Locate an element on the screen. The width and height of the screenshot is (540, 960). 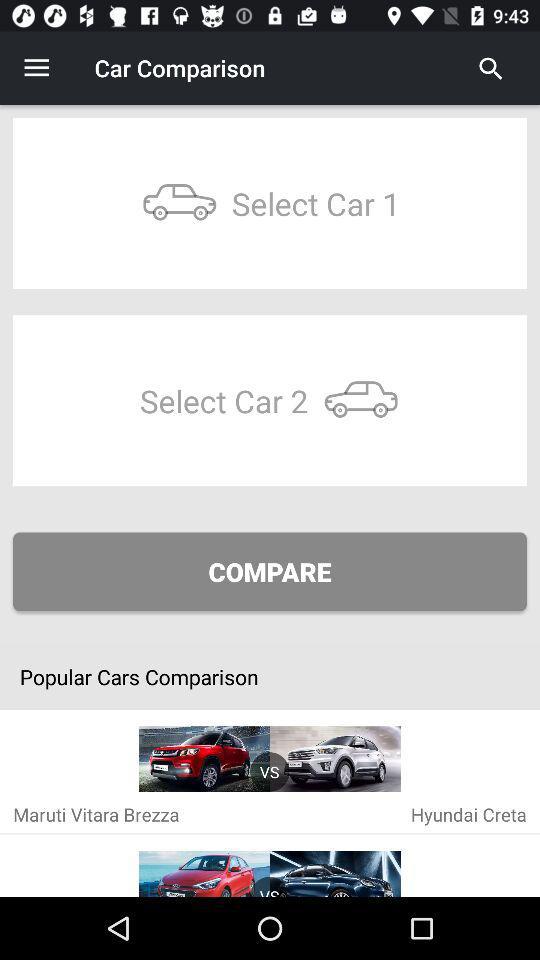
the icon to the left of car comparison icon is located at coordinates (36, 68).